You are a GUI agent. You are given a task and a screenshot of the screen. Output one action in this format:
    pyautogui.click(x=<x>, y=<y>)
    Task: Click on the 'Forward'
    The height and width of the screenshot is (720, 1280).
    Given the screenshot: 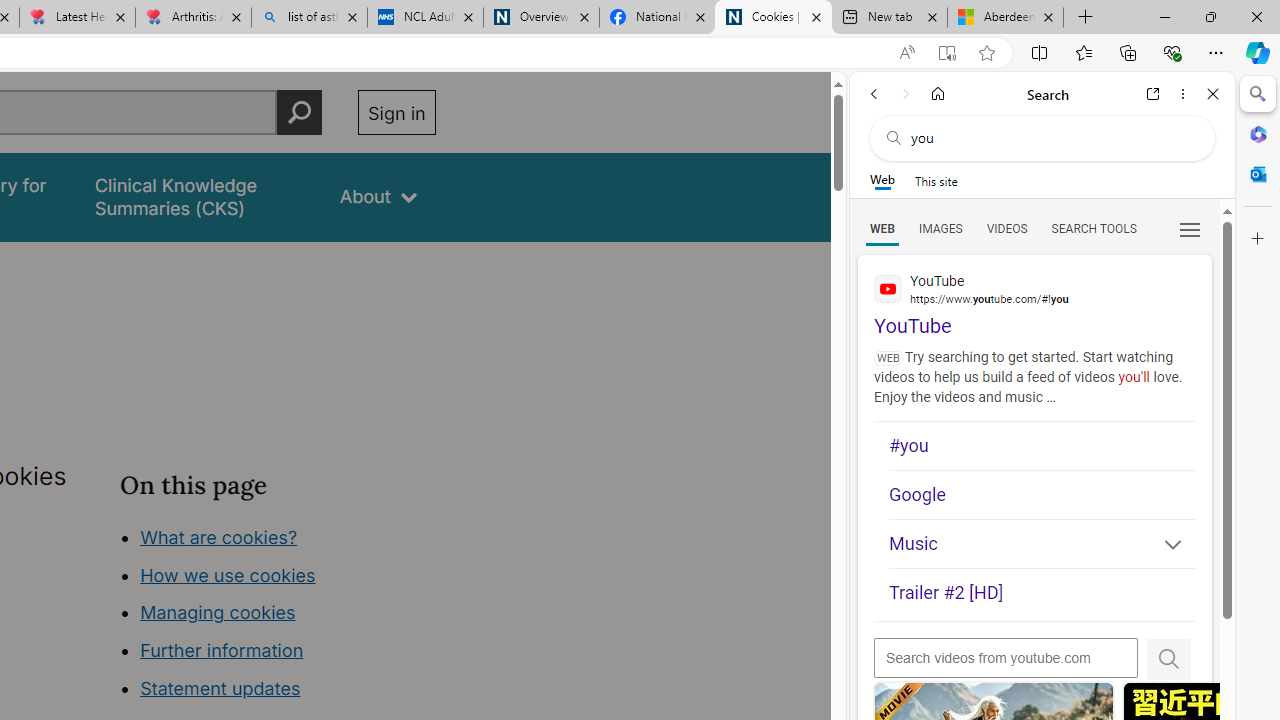 What is the action you would take?
    pyautogui.click(x=905, y=93)
    